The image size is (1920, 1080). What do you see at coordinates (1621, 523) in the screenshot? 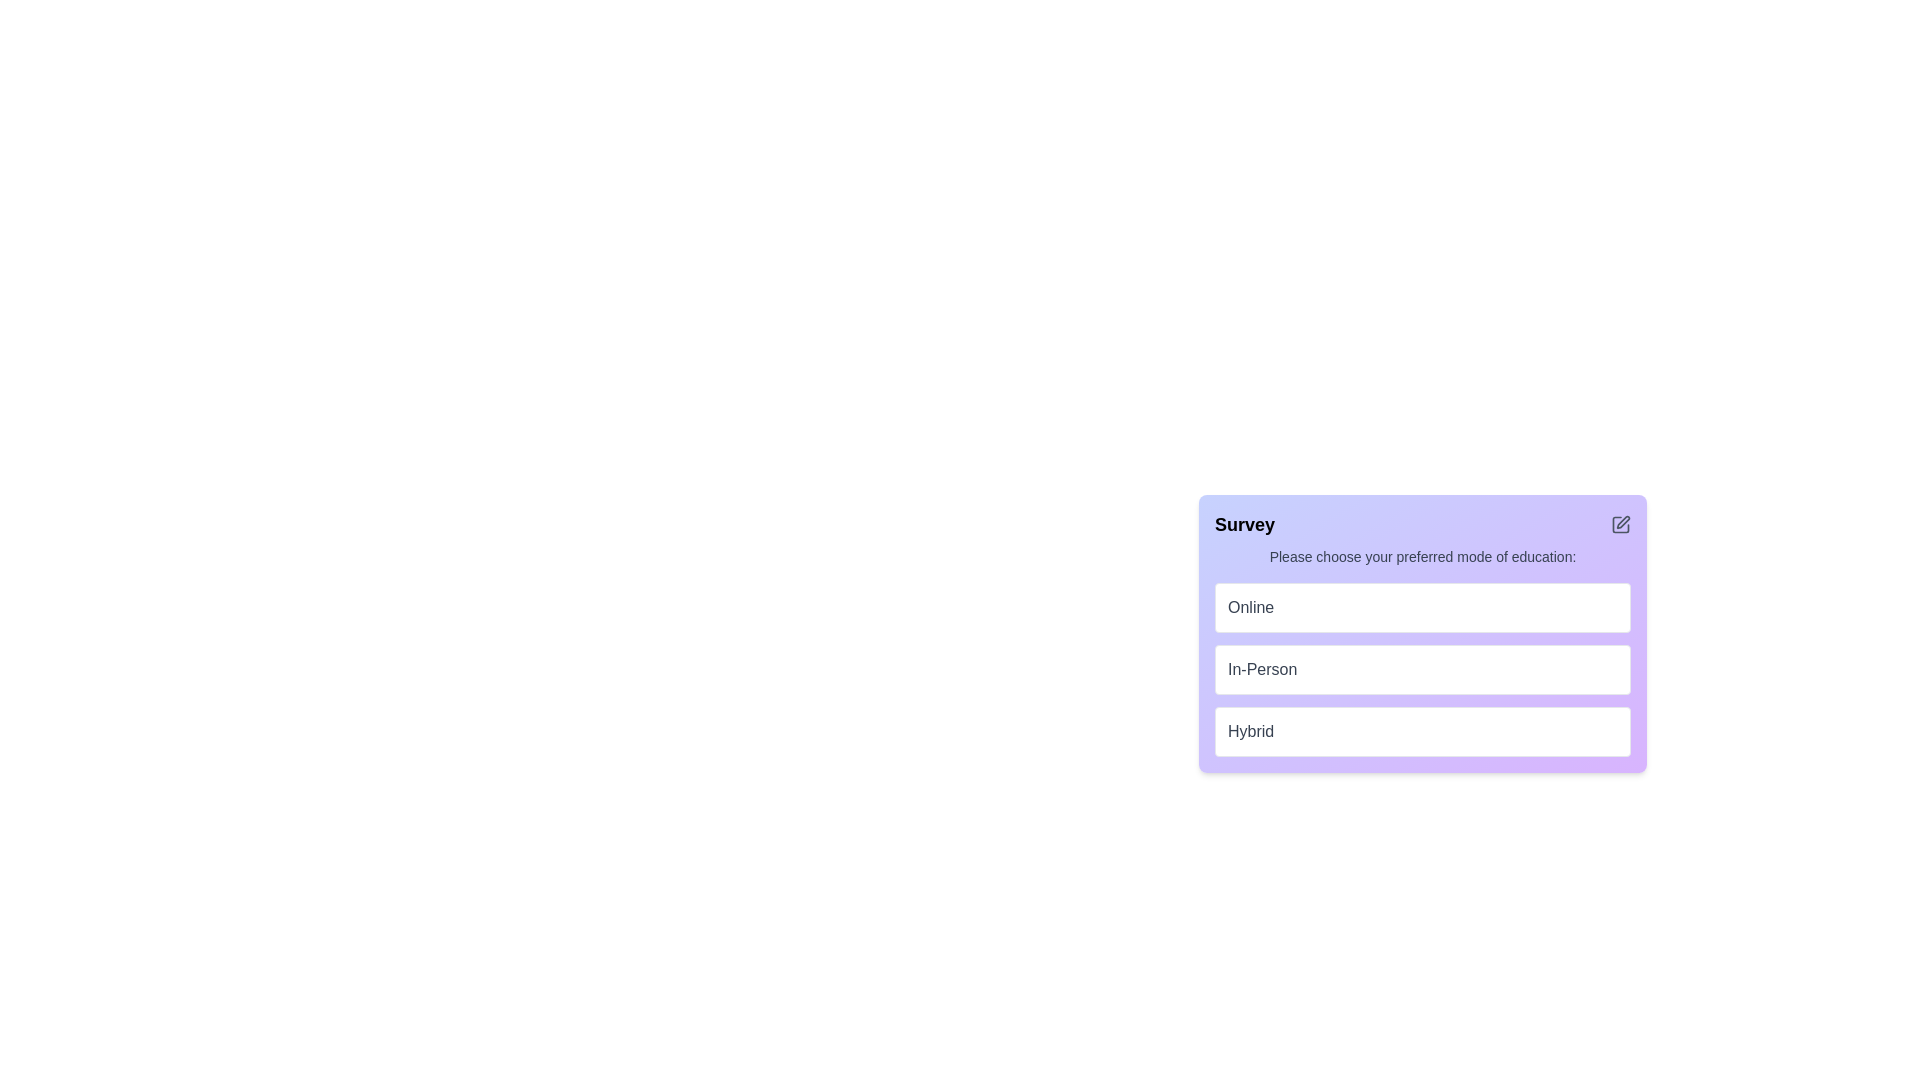
I see `the edit icon button represented by a pen icon located in the upper-right corner of the 'Survey' section` at bounding box center [1621, 523].